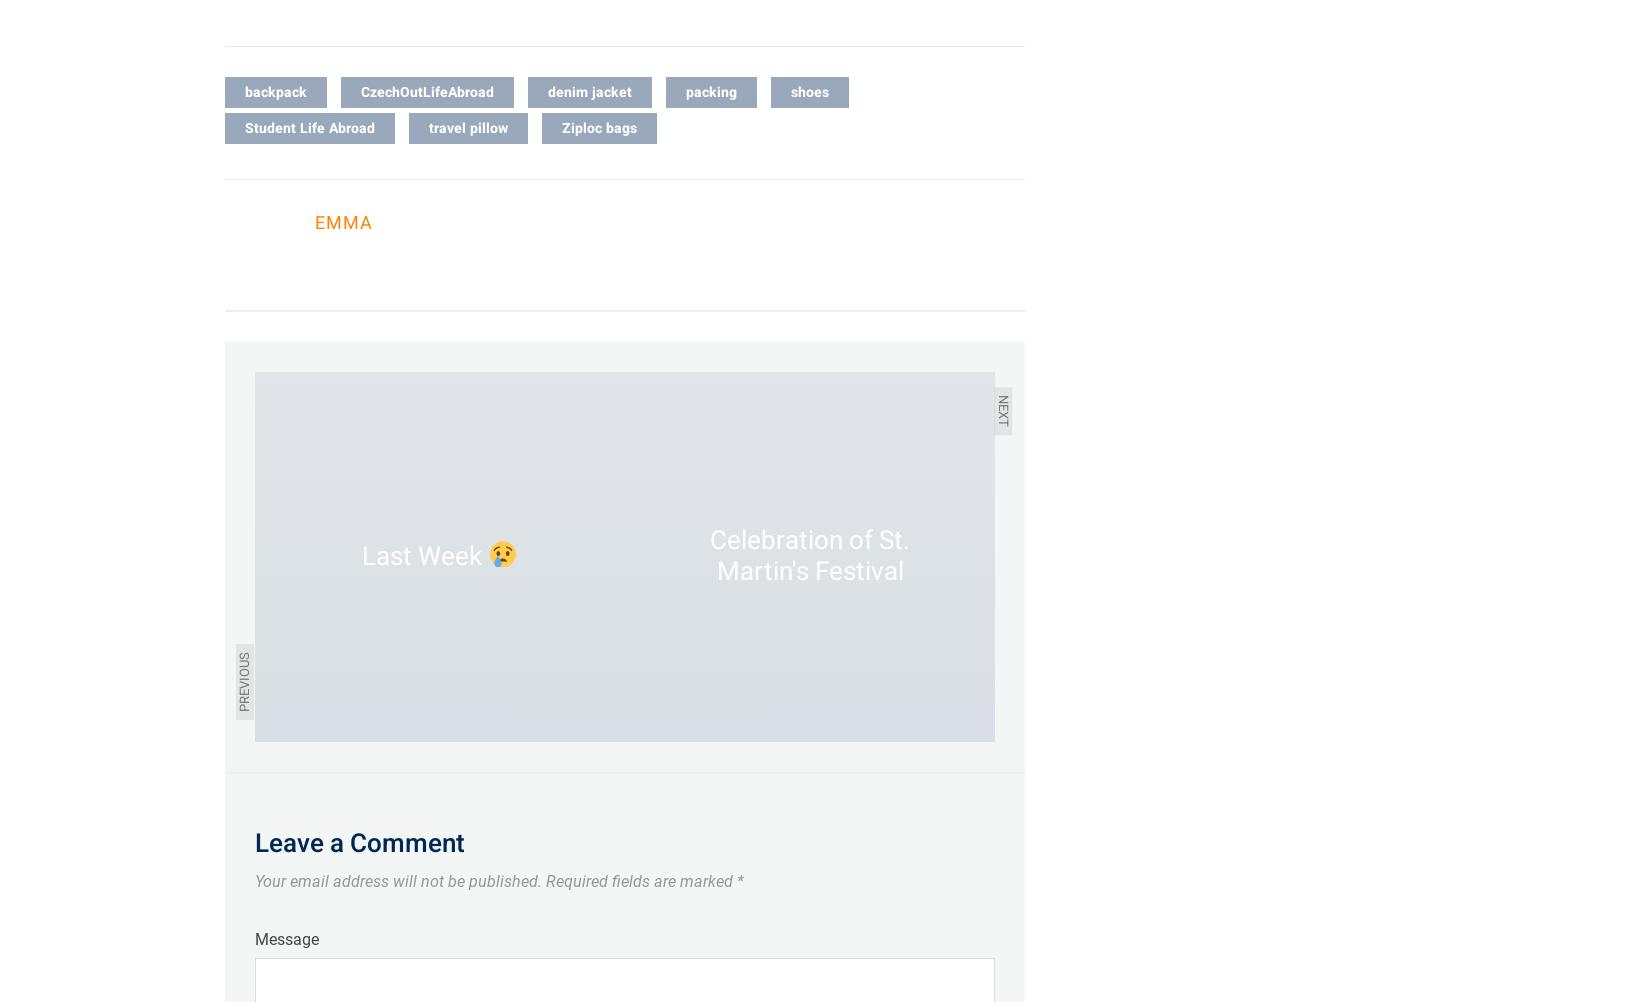 The width and height of the screenshot is (1650, 1002). Describe the element at coordinates (710, 90) in the screenshot. I see `'packing'` at that location.